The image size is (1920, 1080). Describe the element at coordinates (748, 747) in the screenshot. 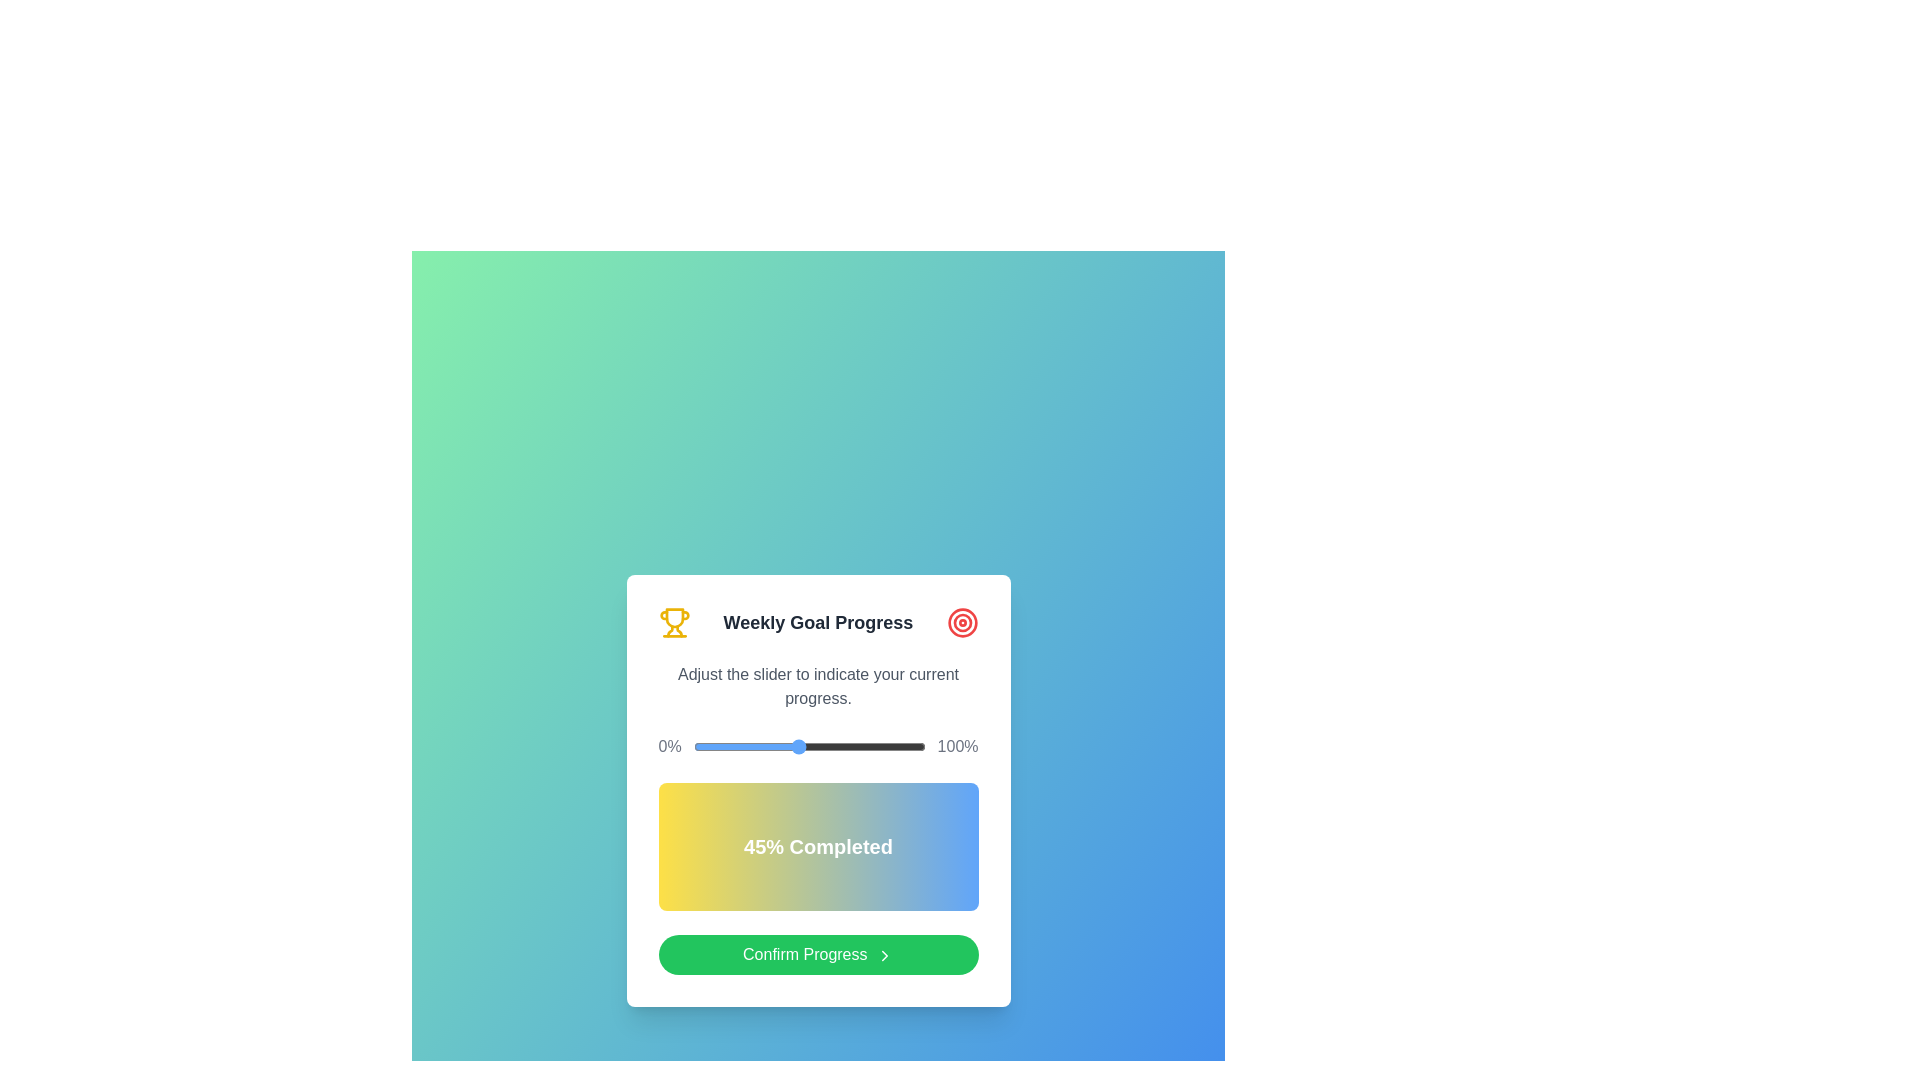

I see `the progress slider to set the progress to 24%` at that location.